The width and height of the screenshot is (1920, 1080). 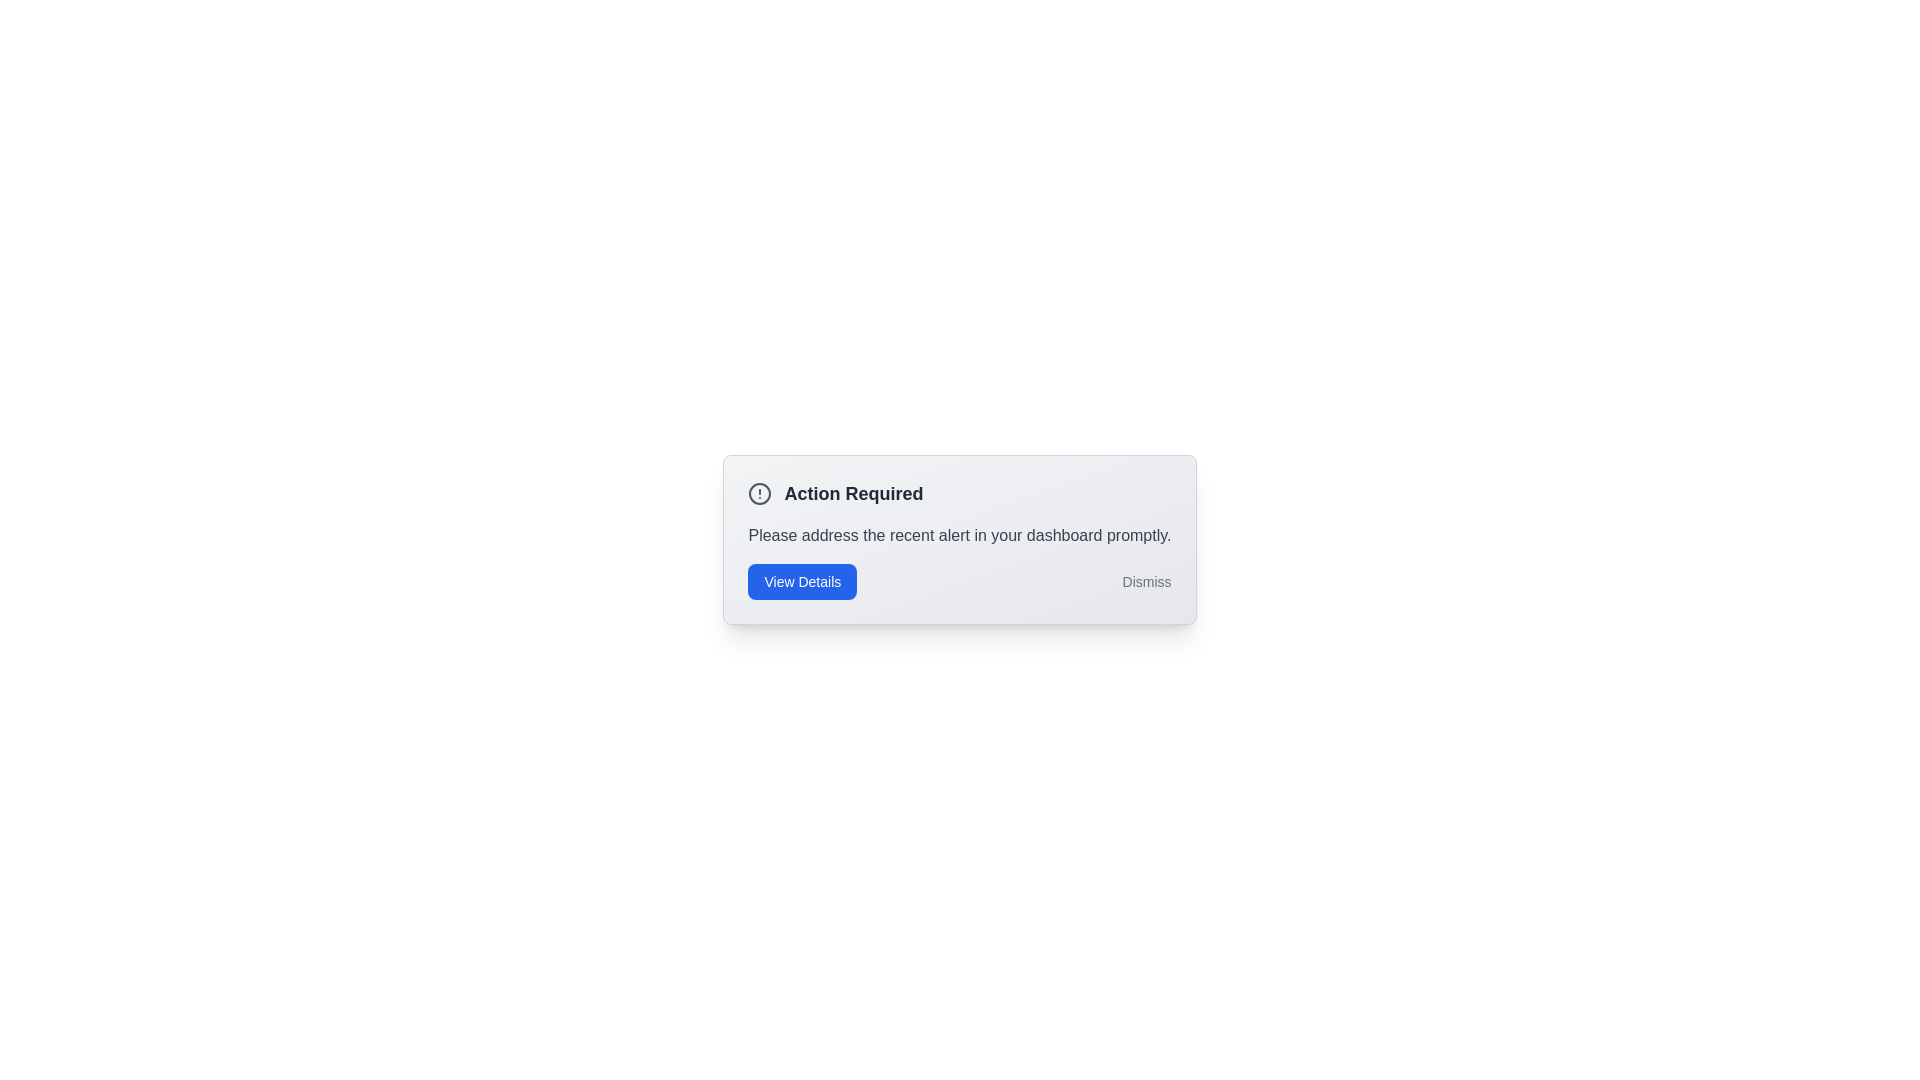 I want to click on the 'View Details' button to trigger the alert action, so click(x=802, y=582).